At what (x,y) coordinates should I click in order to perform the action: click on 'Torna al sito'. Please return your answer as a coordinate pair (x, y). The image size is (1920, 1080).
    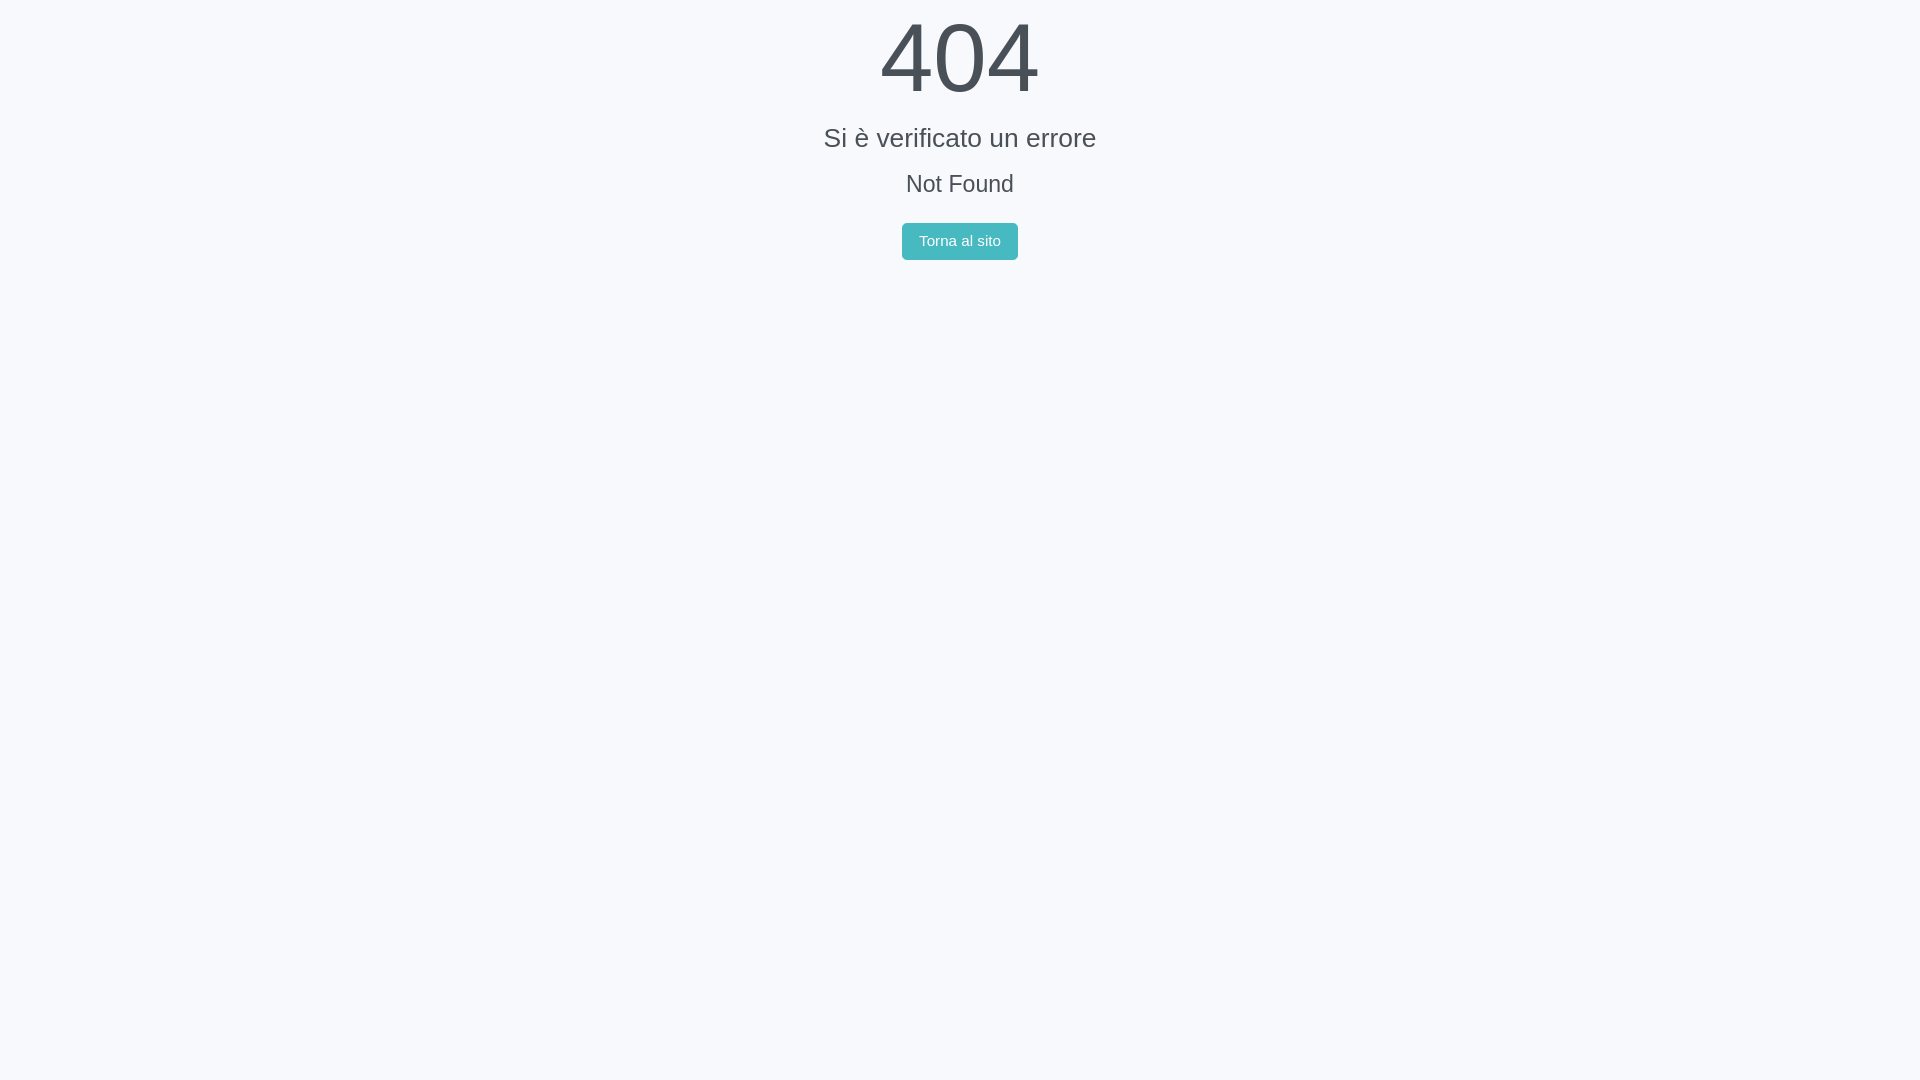
    Looking at the image, I should click on (901, 241).